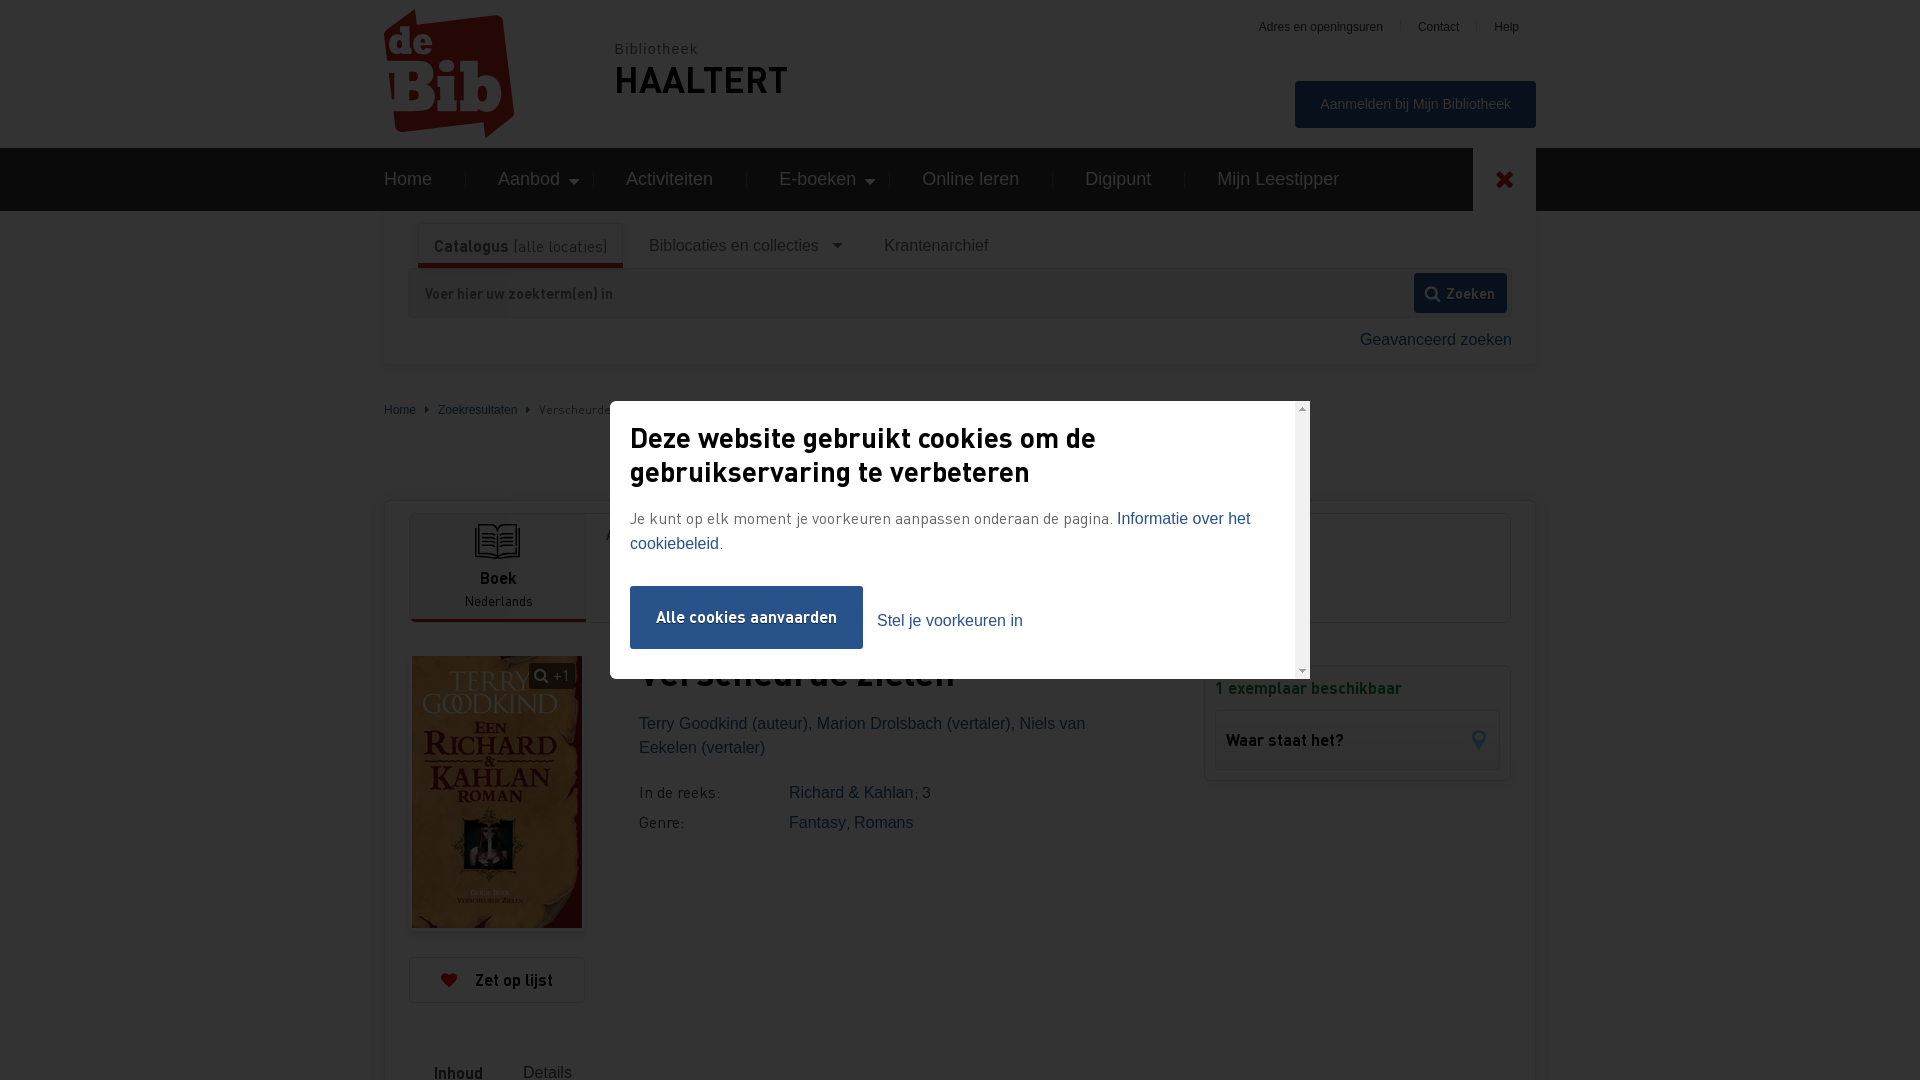  What do you see at coordinates (1460, 293) in the screenshot?
I see `'Zoeken'` at bounding box center [1460, 293].